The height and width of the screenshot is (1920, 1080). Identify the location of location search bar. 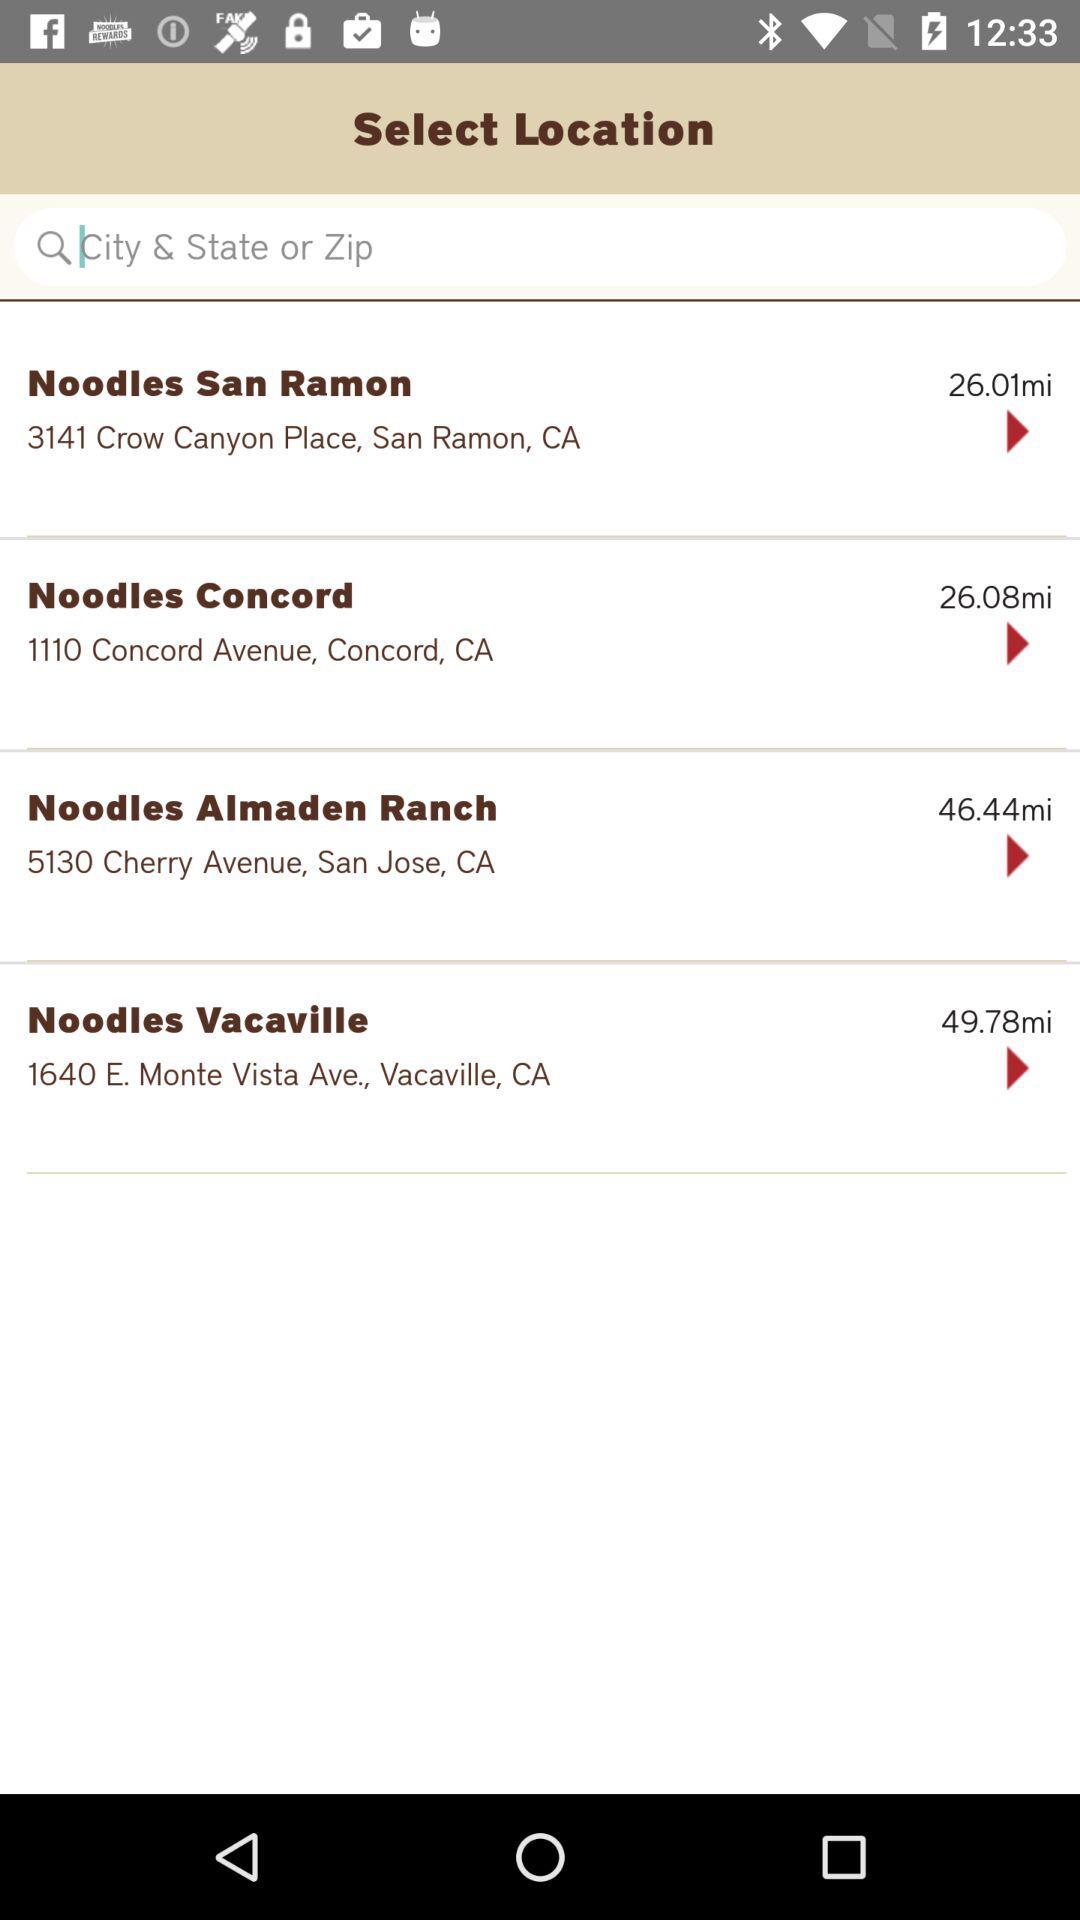
(540, 245).